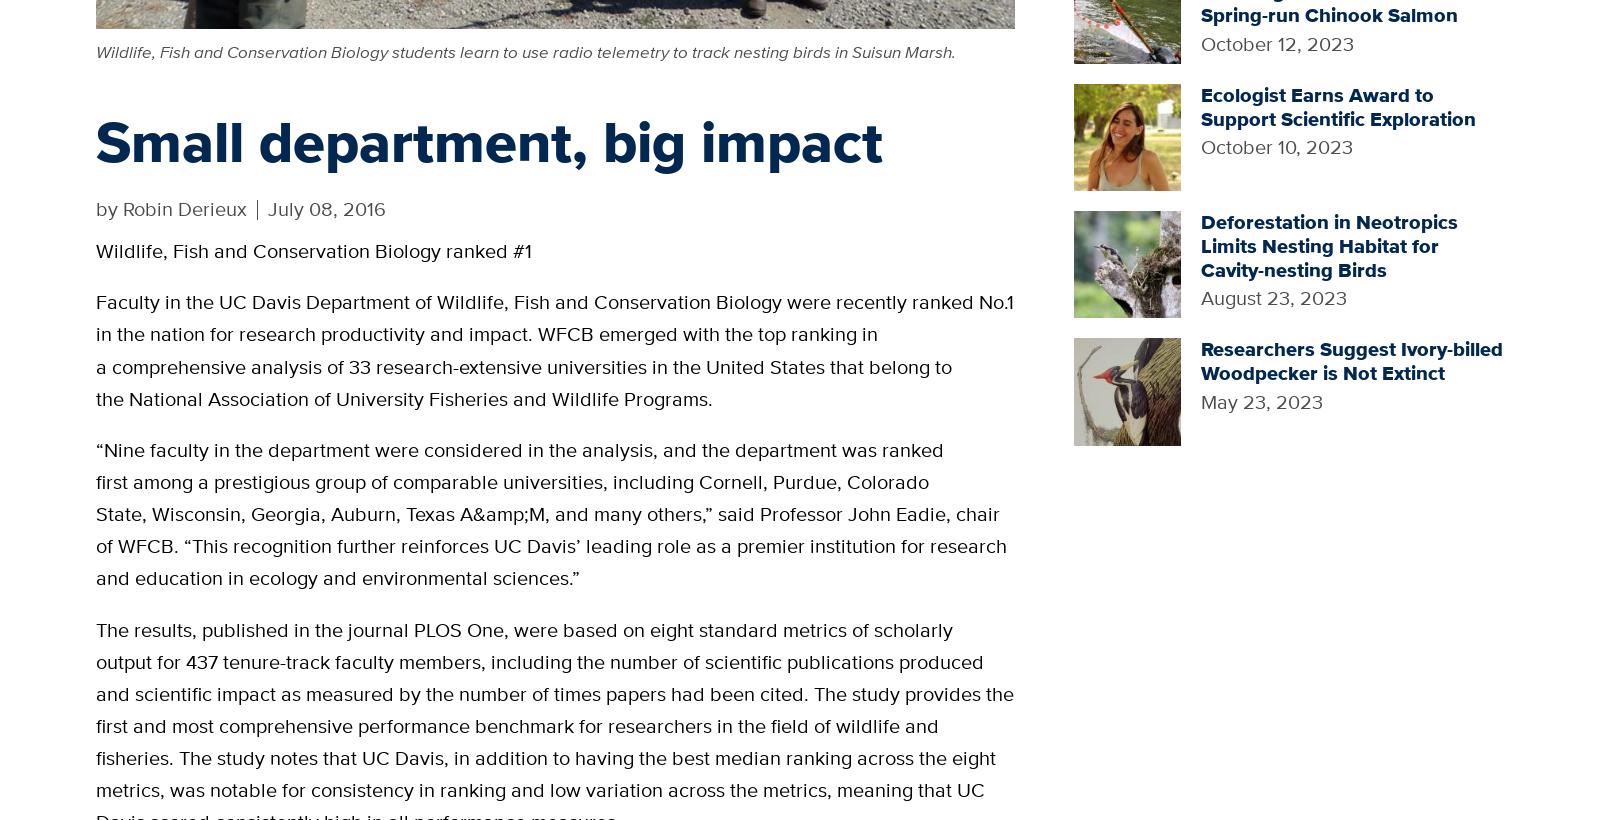 This screenshot has width=1600, height=820. I want to click on 'Wildlife, Fish and Conservation Biology ranked #1', so click(95, 249).